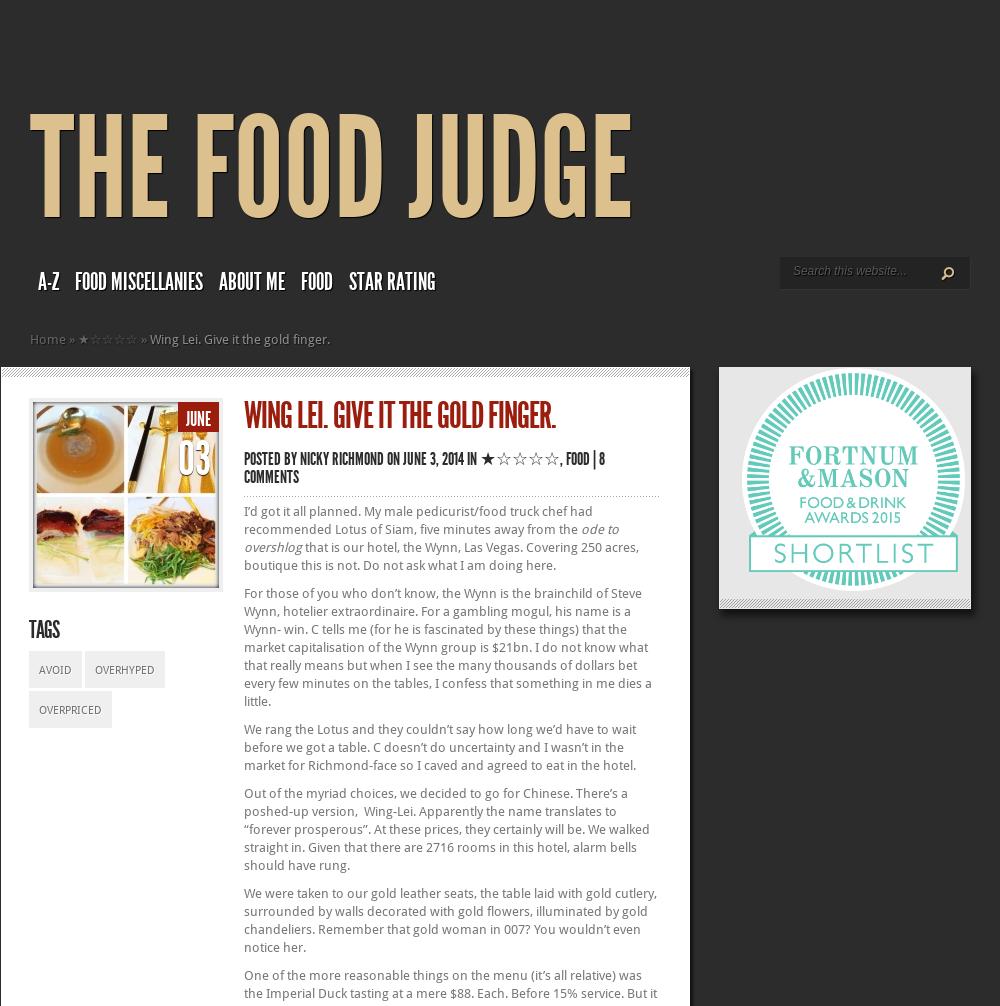  What do you see at coordinates (243, 520) in the screenshot?
I see `'I’d got it all planned. My male pedicurist/food truck chef had recommended Lotus of Siam, five minutes away from the'` at bounding box center [243, 520].